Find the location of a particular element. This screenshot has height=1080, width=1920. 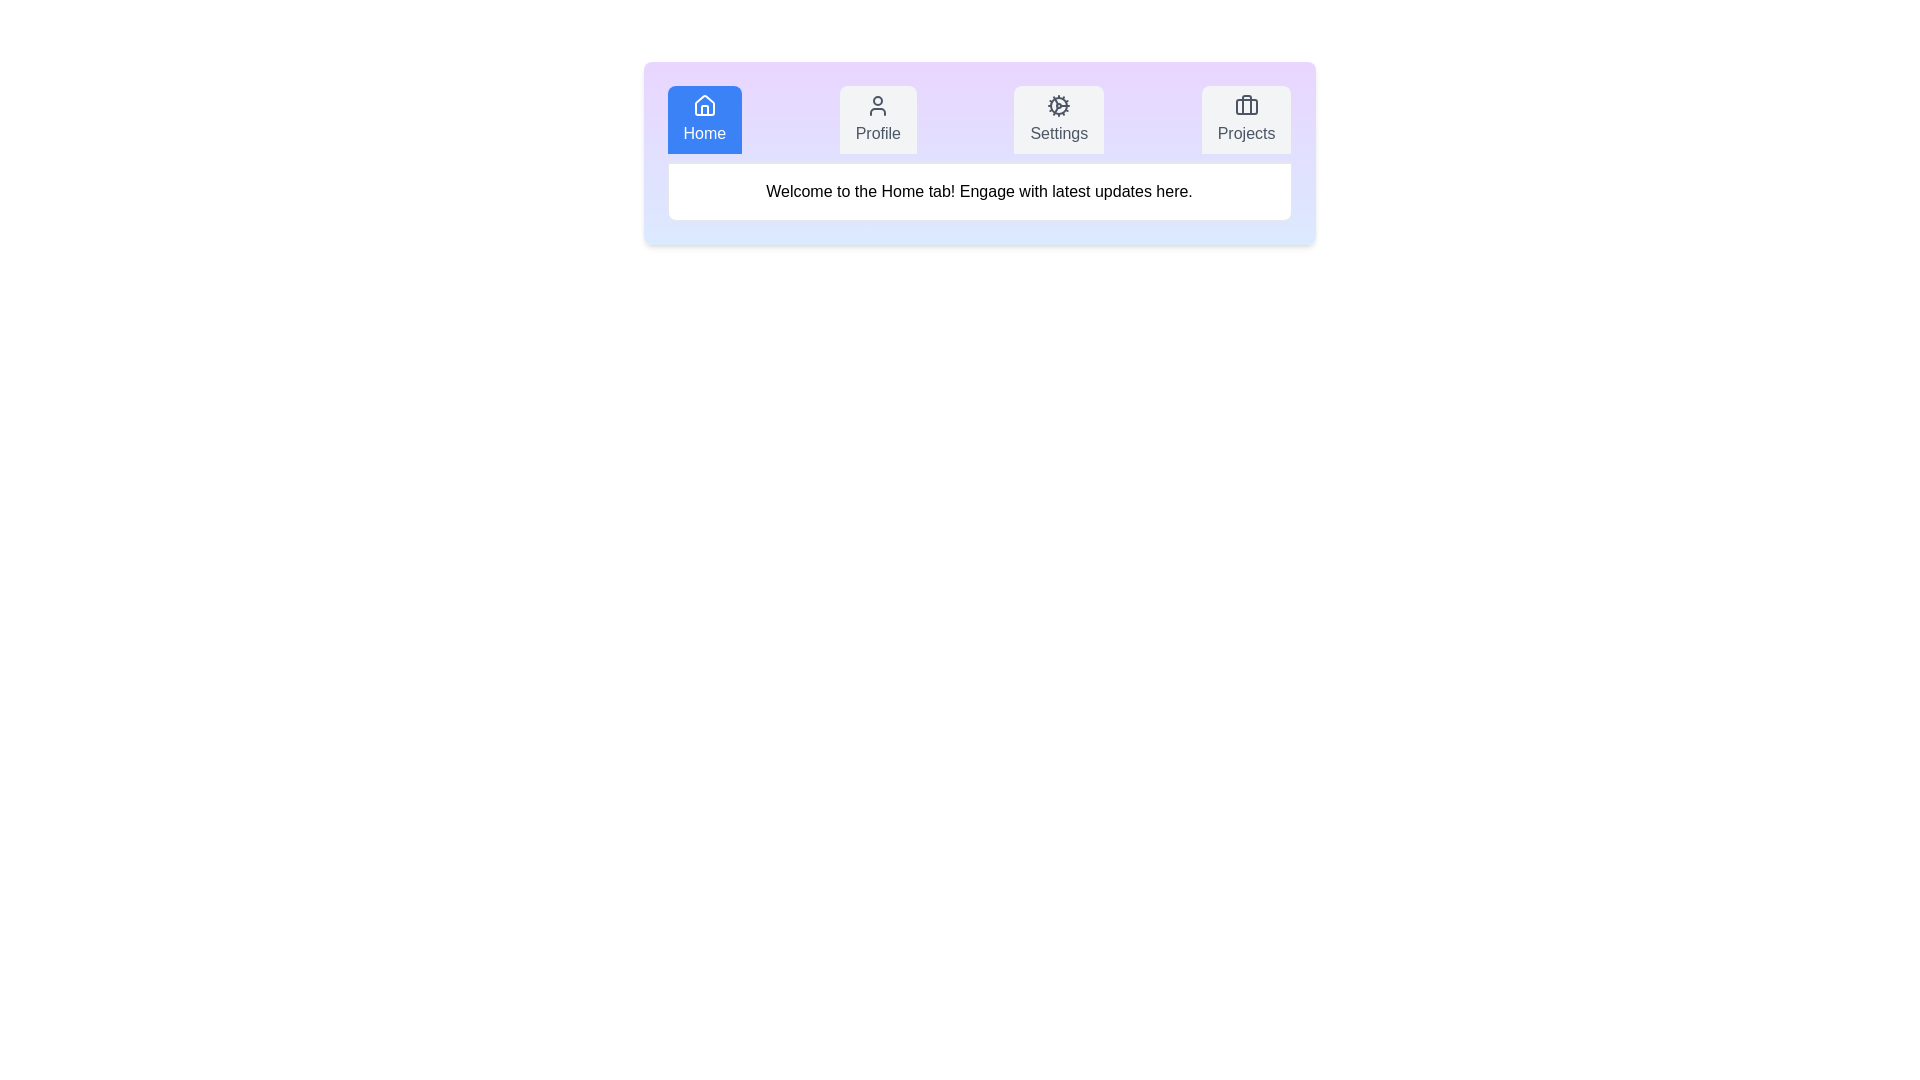

the cogwheel icon representing settings is located at coordinates (1058, 105).